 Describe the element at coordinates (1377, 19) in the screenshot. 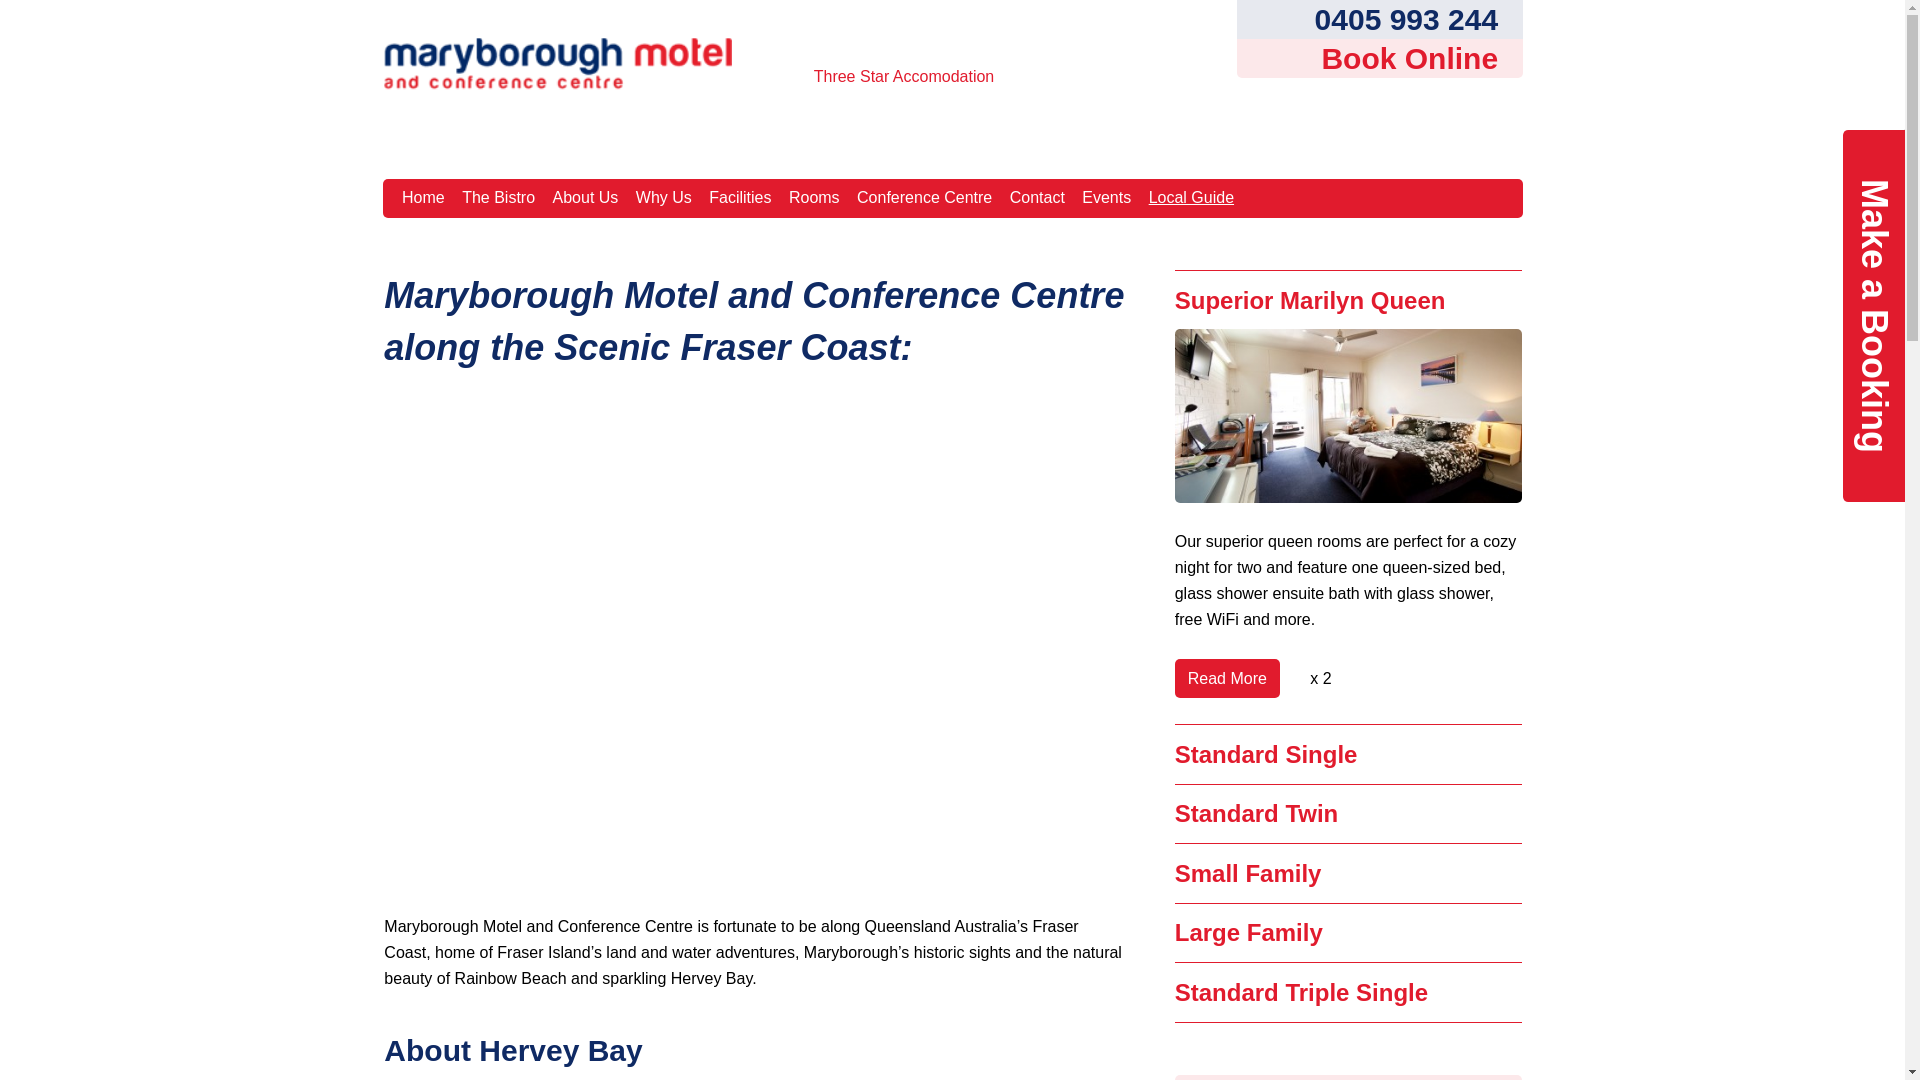

I see `'0405 993 244'` at that location.